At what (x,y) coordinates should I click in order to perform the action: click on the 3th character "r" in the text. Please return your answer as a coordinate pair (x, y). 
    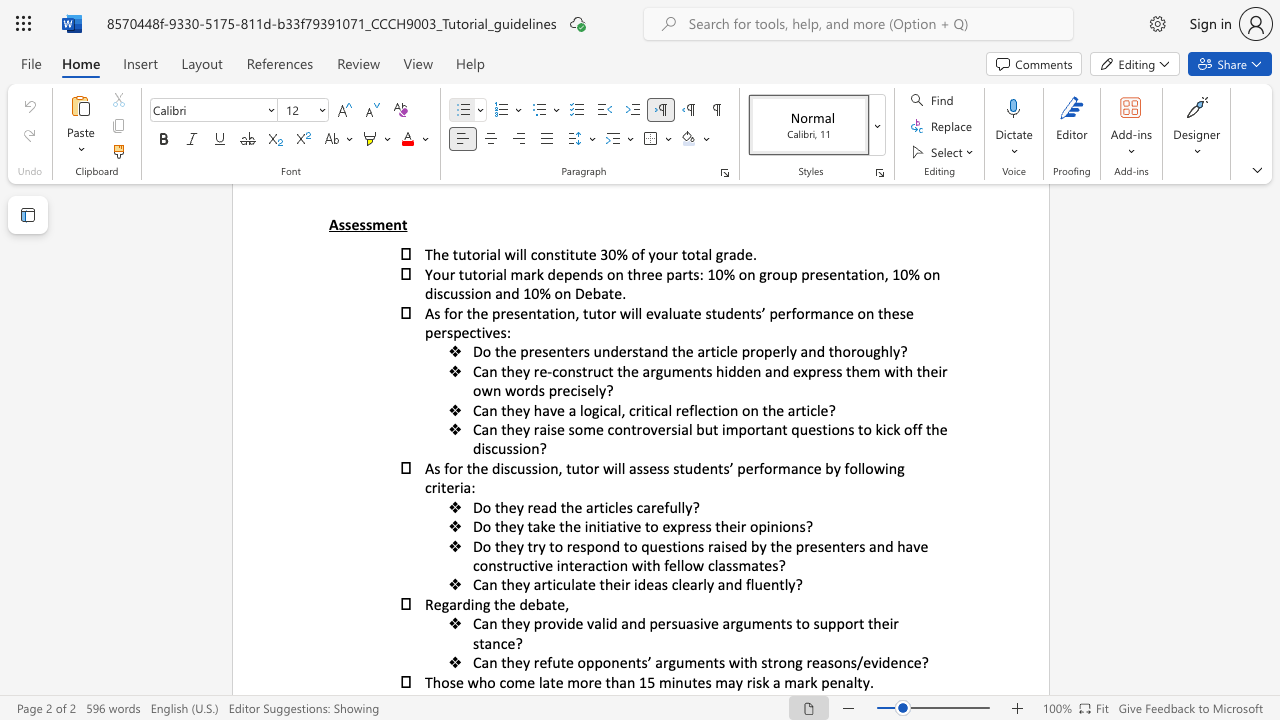
    Looking at the image, I should click on (668, 428).